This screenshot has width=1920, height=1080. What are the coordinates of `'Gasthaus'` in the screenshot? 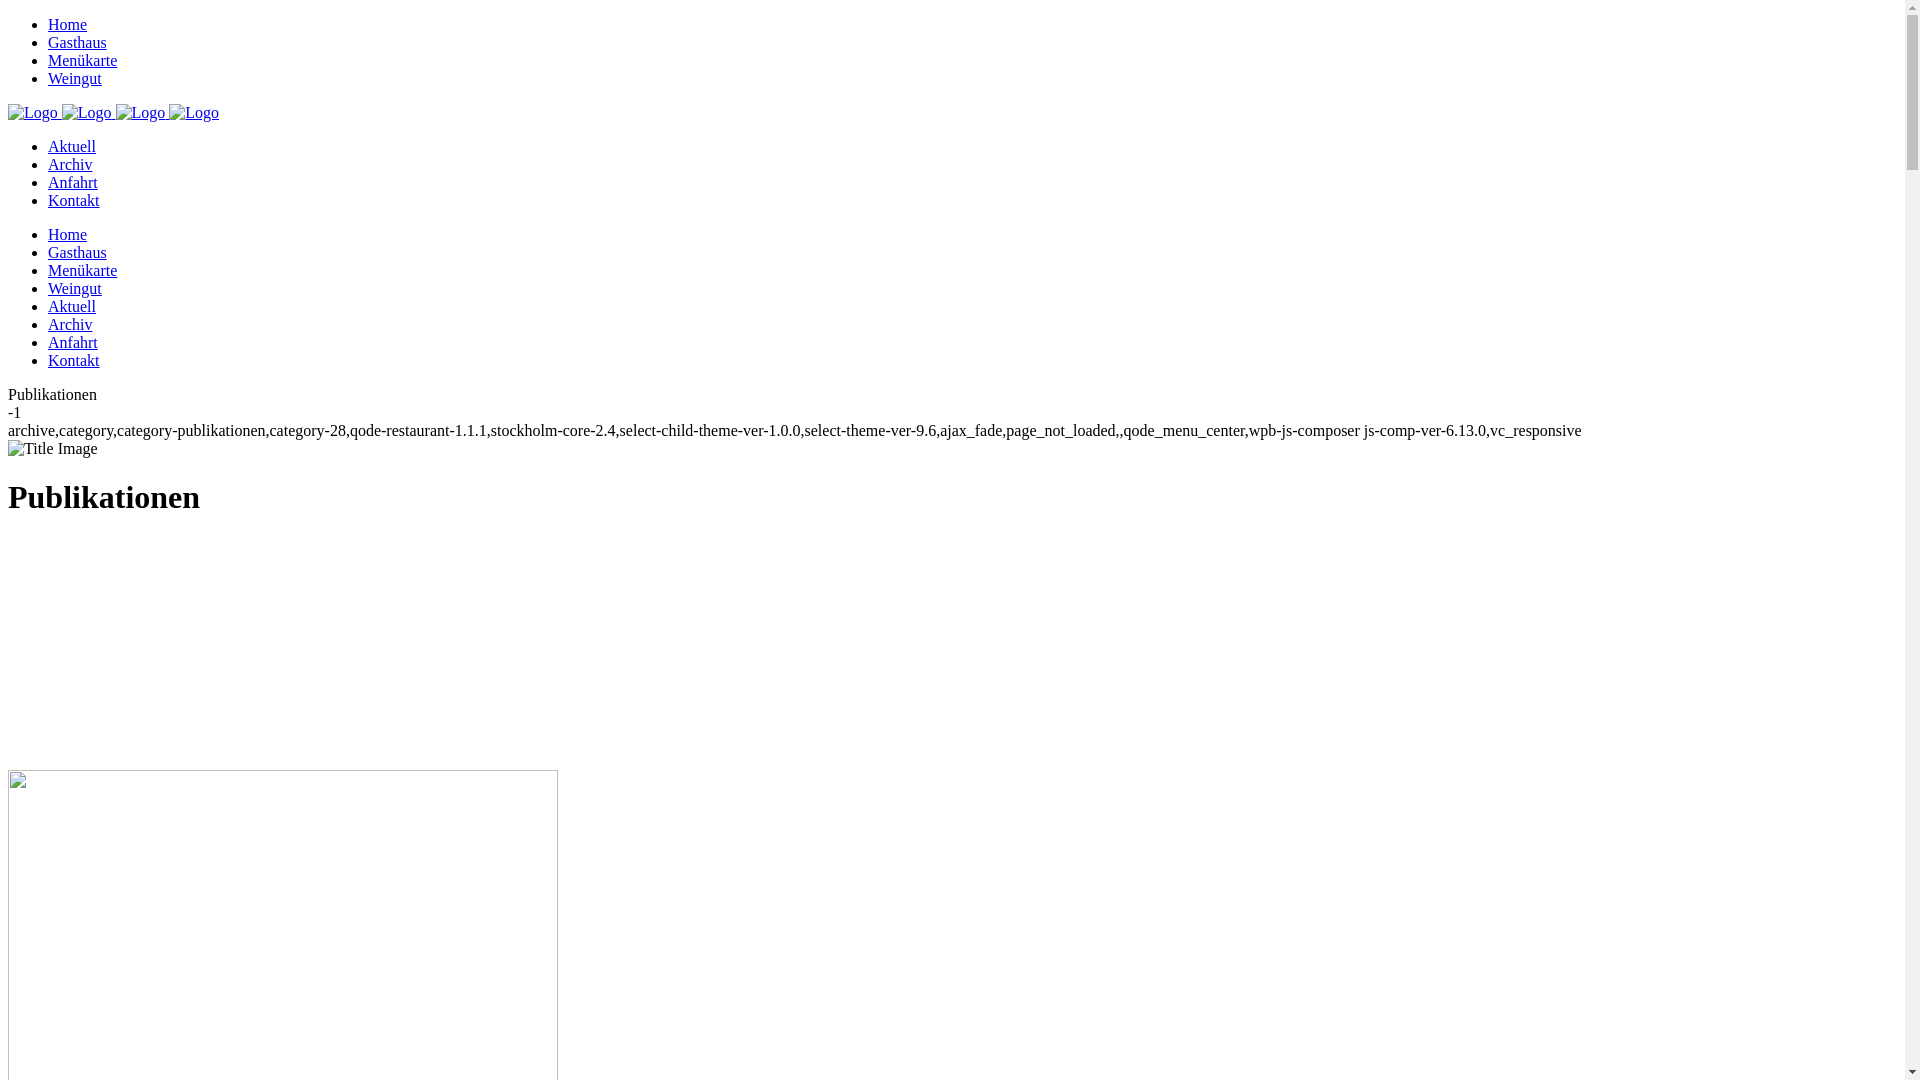 It's located at (77, 42).